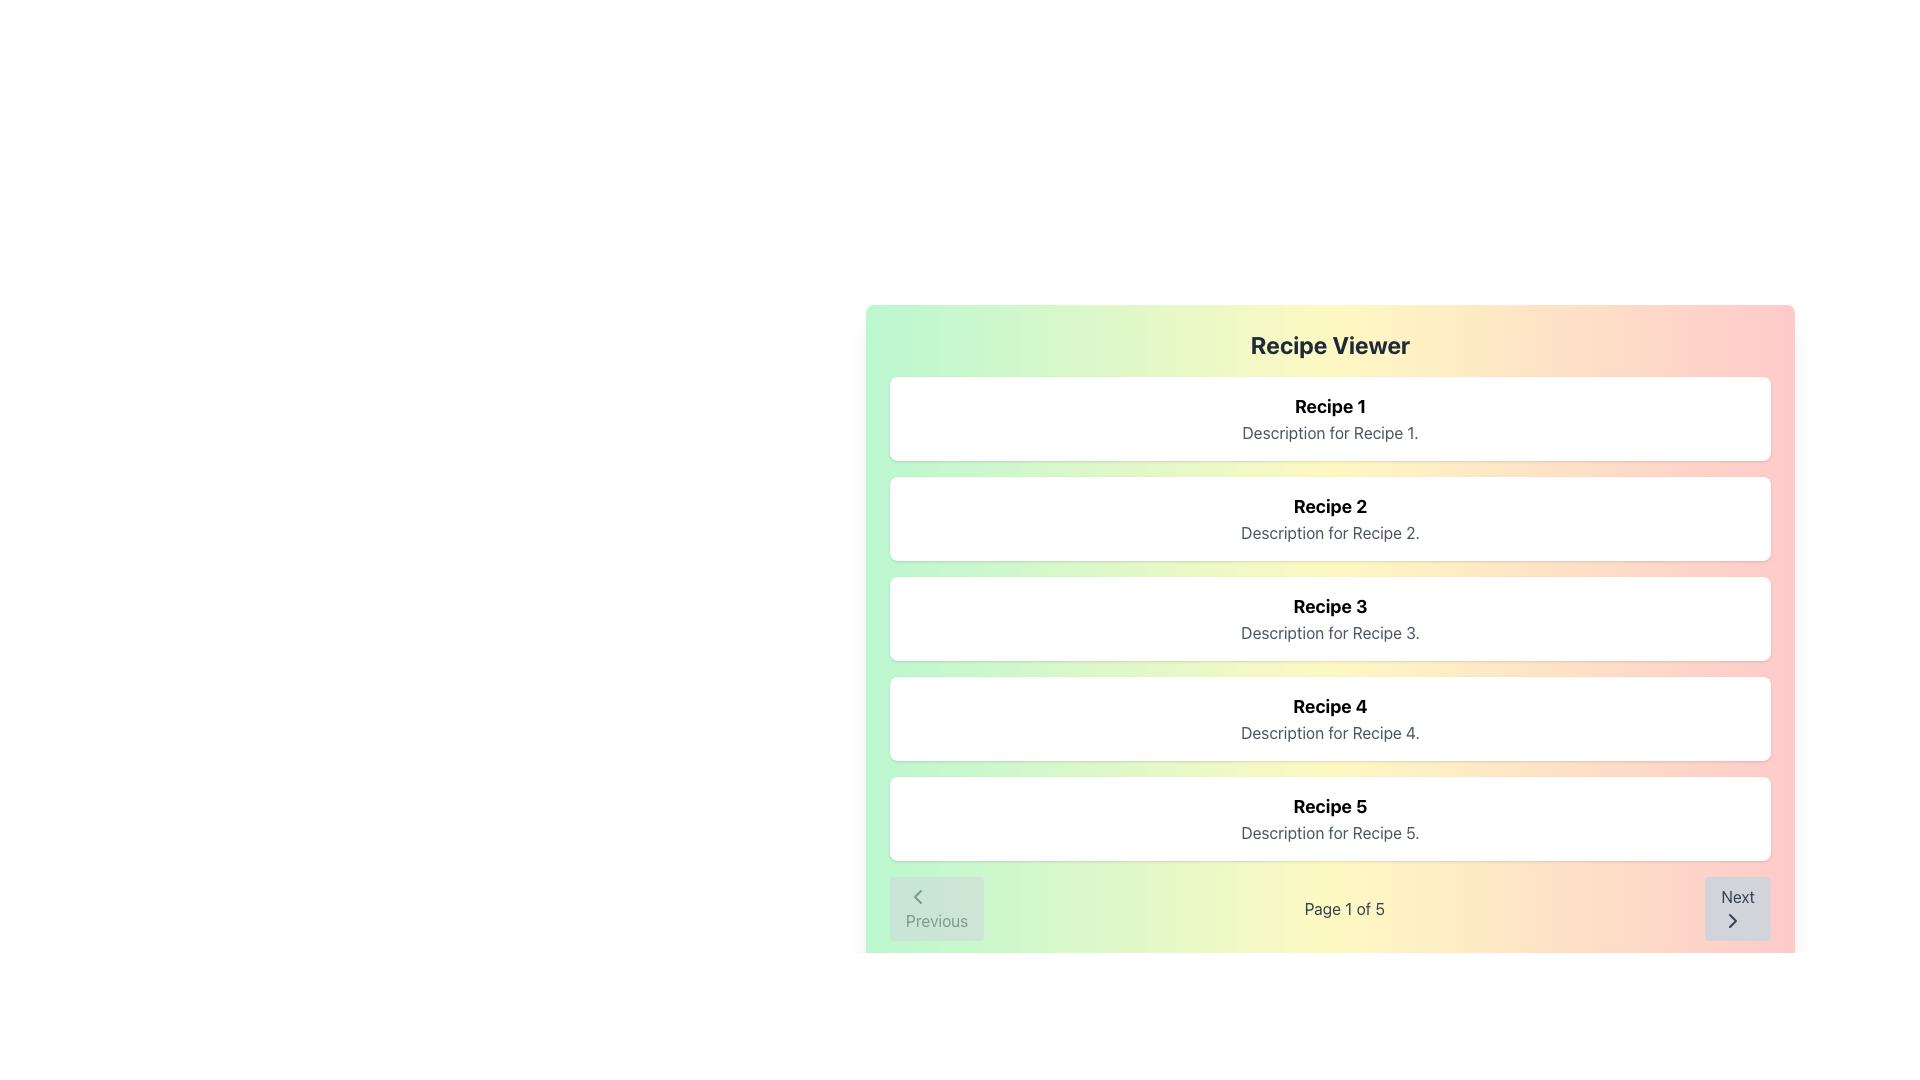  Describe the element at coordinates (916, 896) in the screenshot. I see `the 'Previous' icon located in the bottom-left corner of the interface` at that location.